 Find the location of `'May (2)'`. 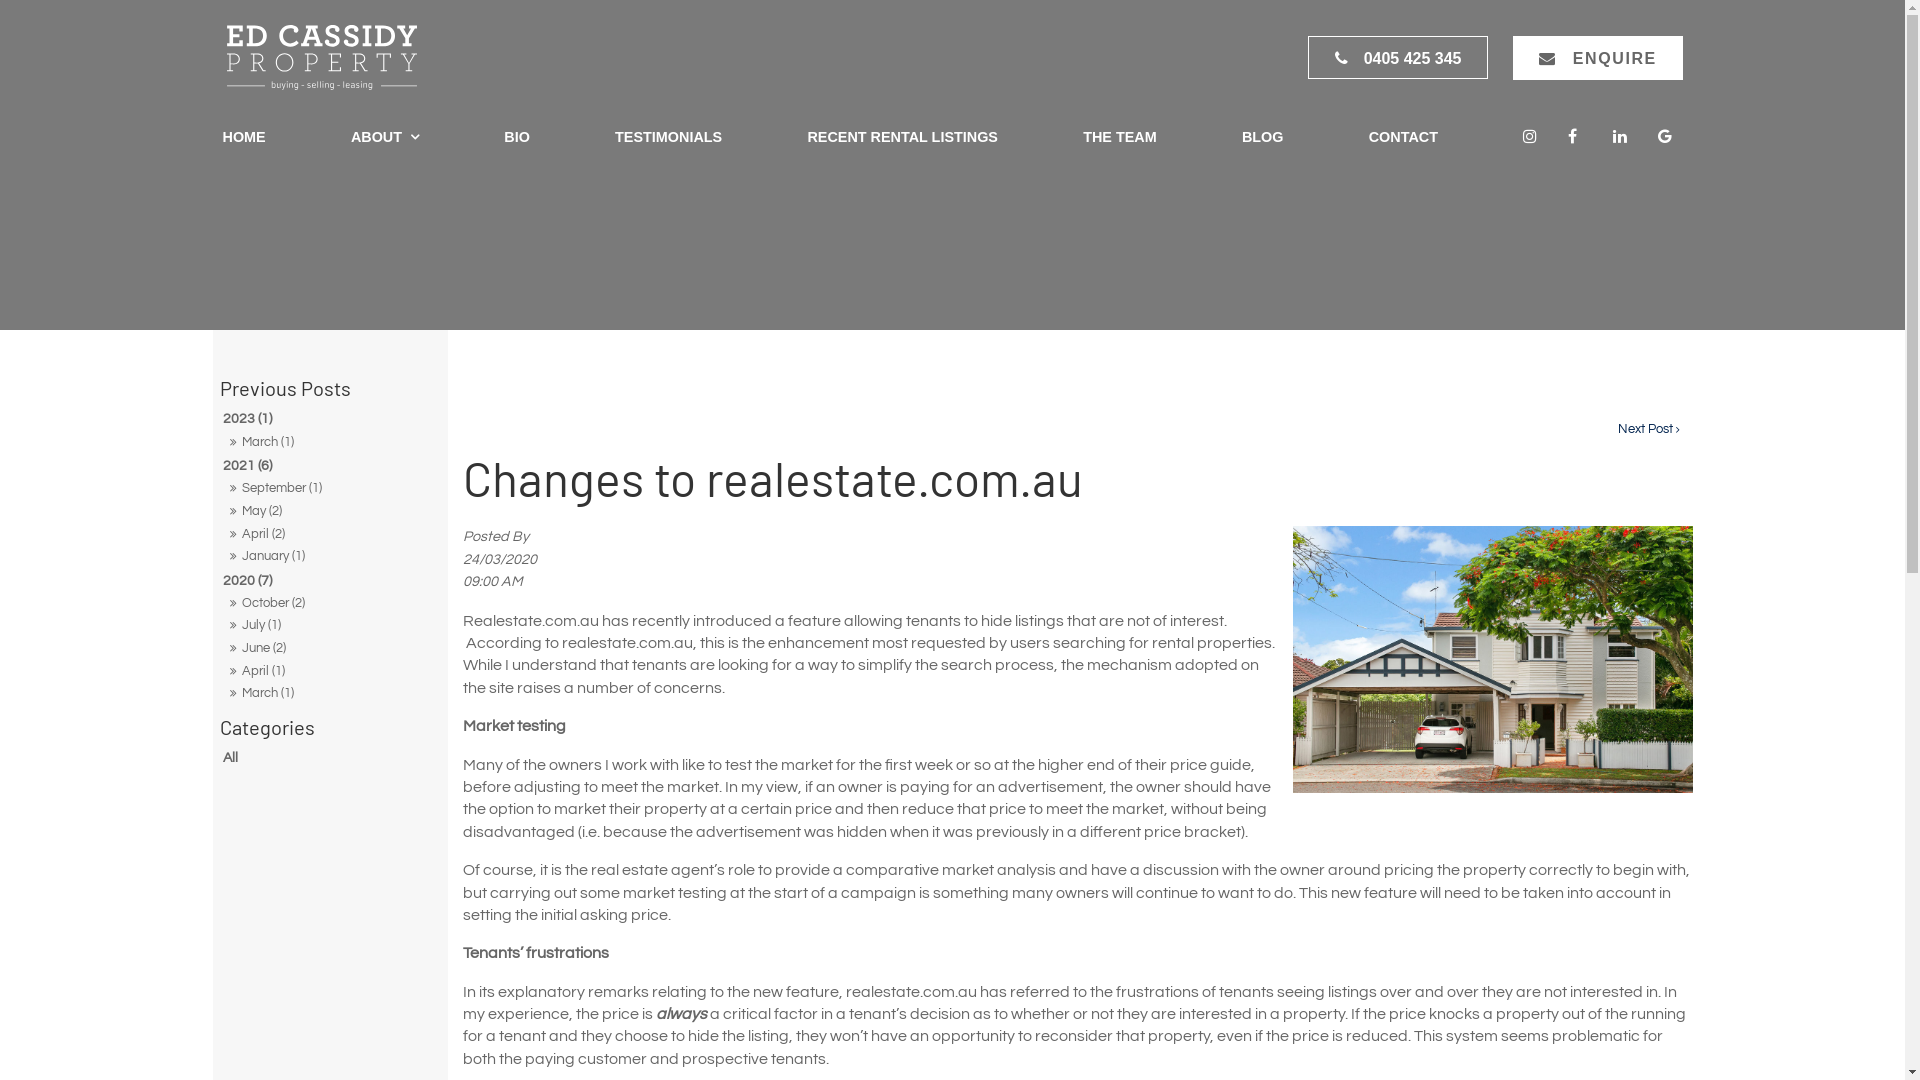

'May (2)' is located at coordinates (330, 511).